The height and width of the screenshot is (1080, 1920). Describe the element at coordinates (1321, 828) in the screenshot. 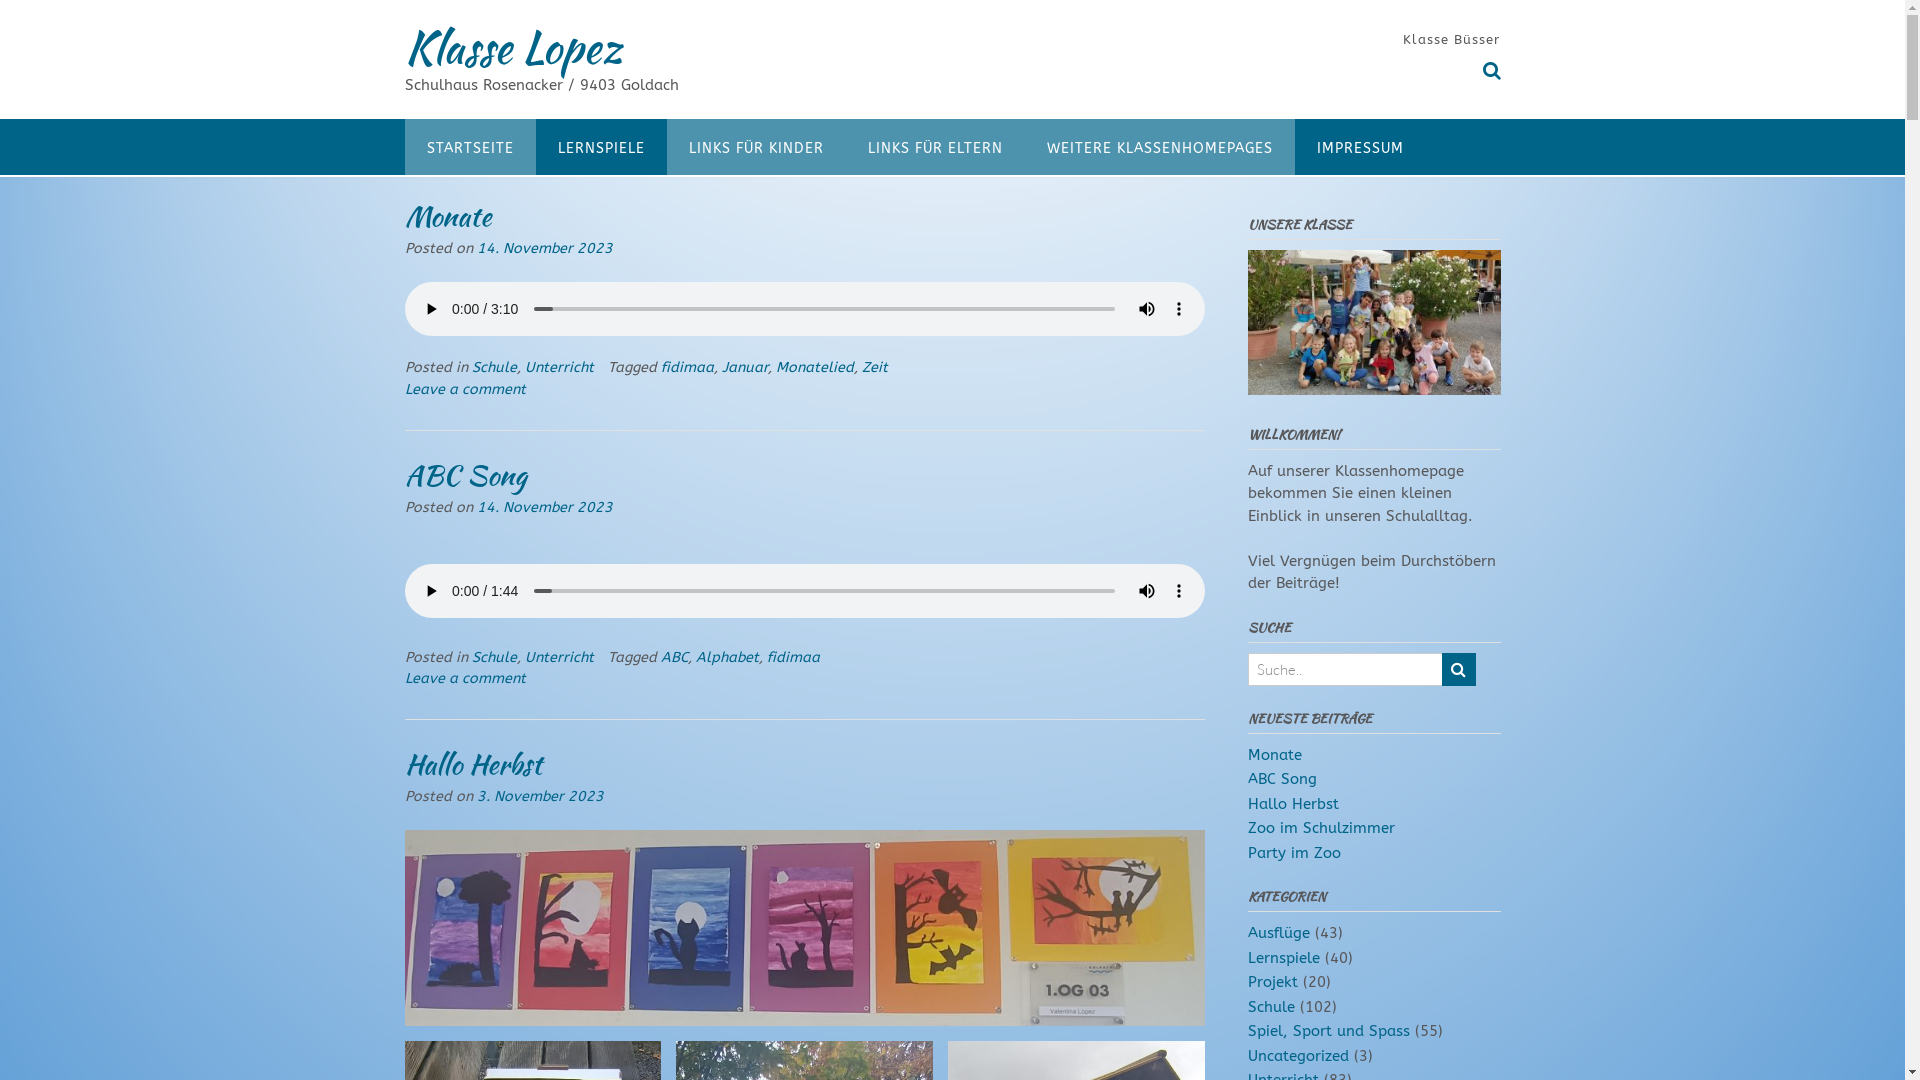

I see `'Zoo im Schulzimmer'` at that location.